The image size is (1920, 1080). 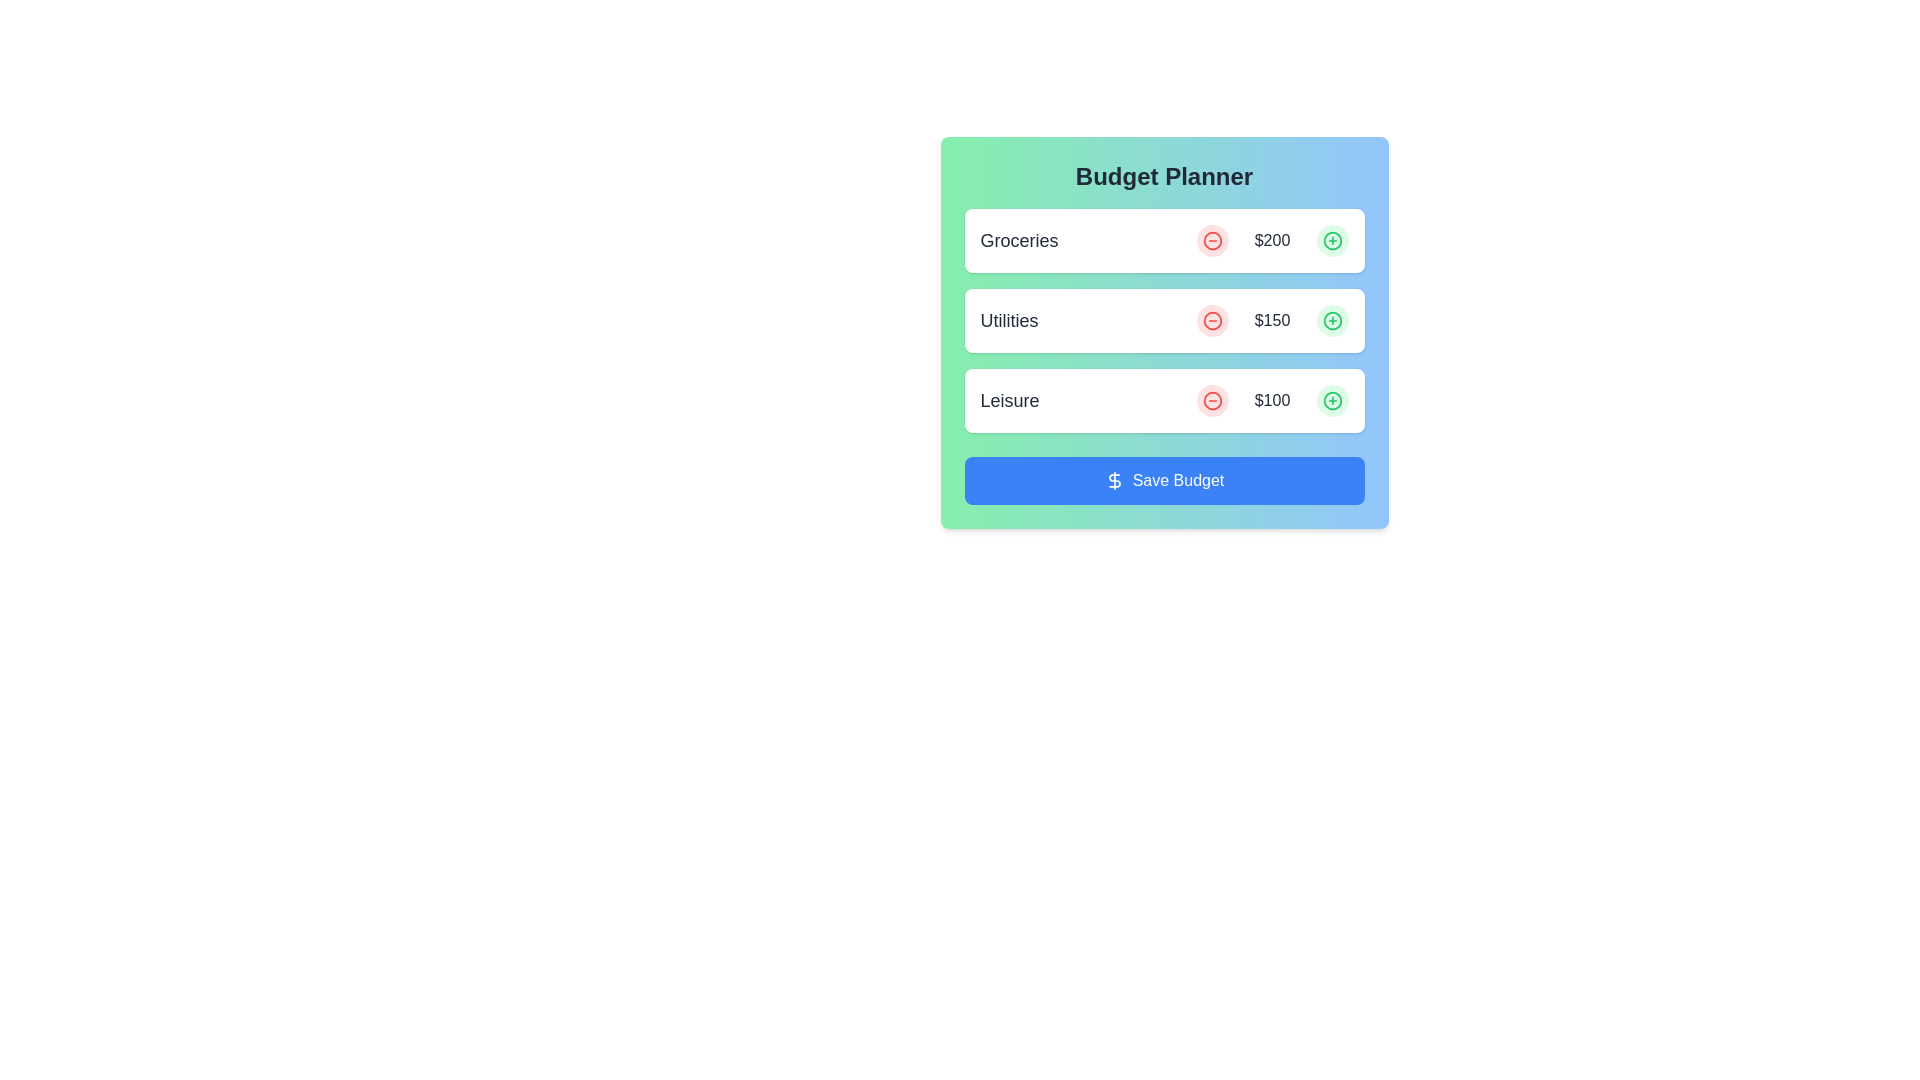 I want to click on the 'Save Budget' button, so click(x=1164, y=481).